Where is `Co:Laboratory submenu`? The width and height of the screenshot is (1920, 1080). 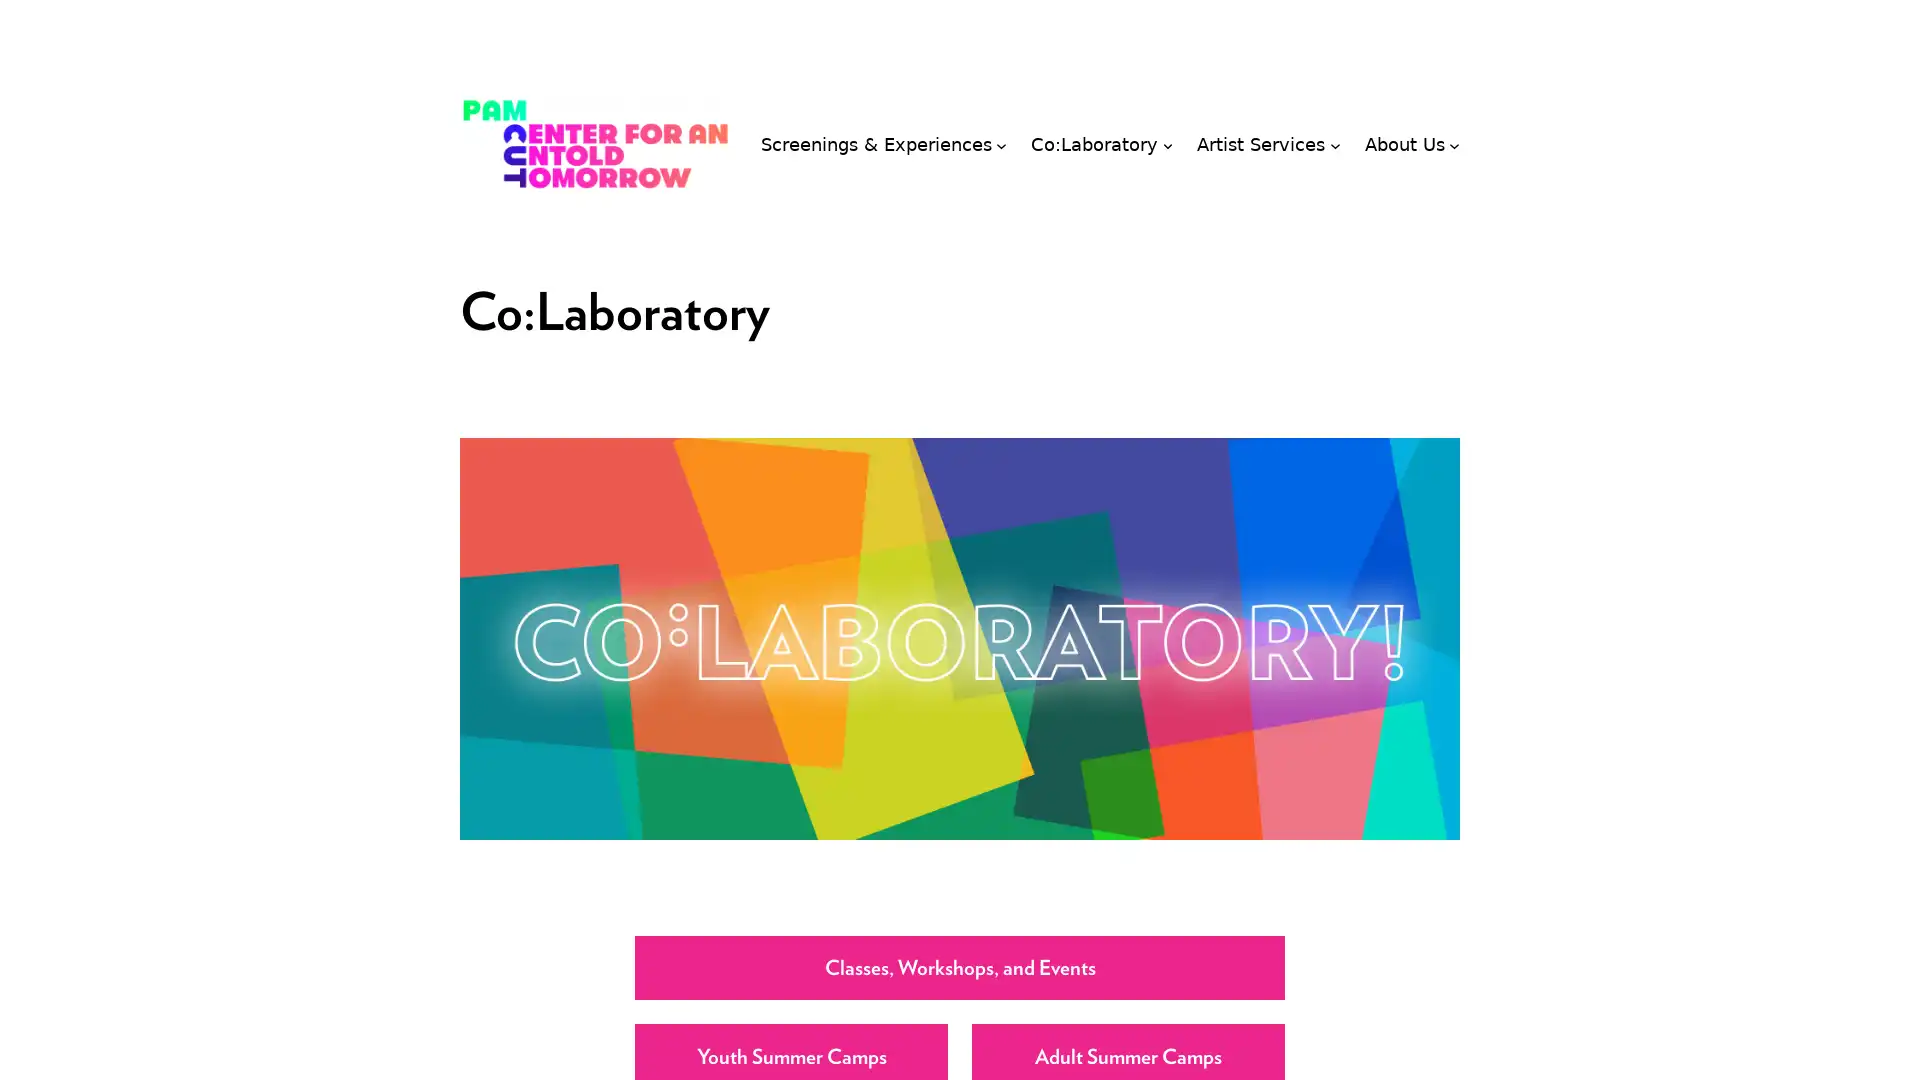 Co:Laboratory submenu is located at coordinates (1167, 143).